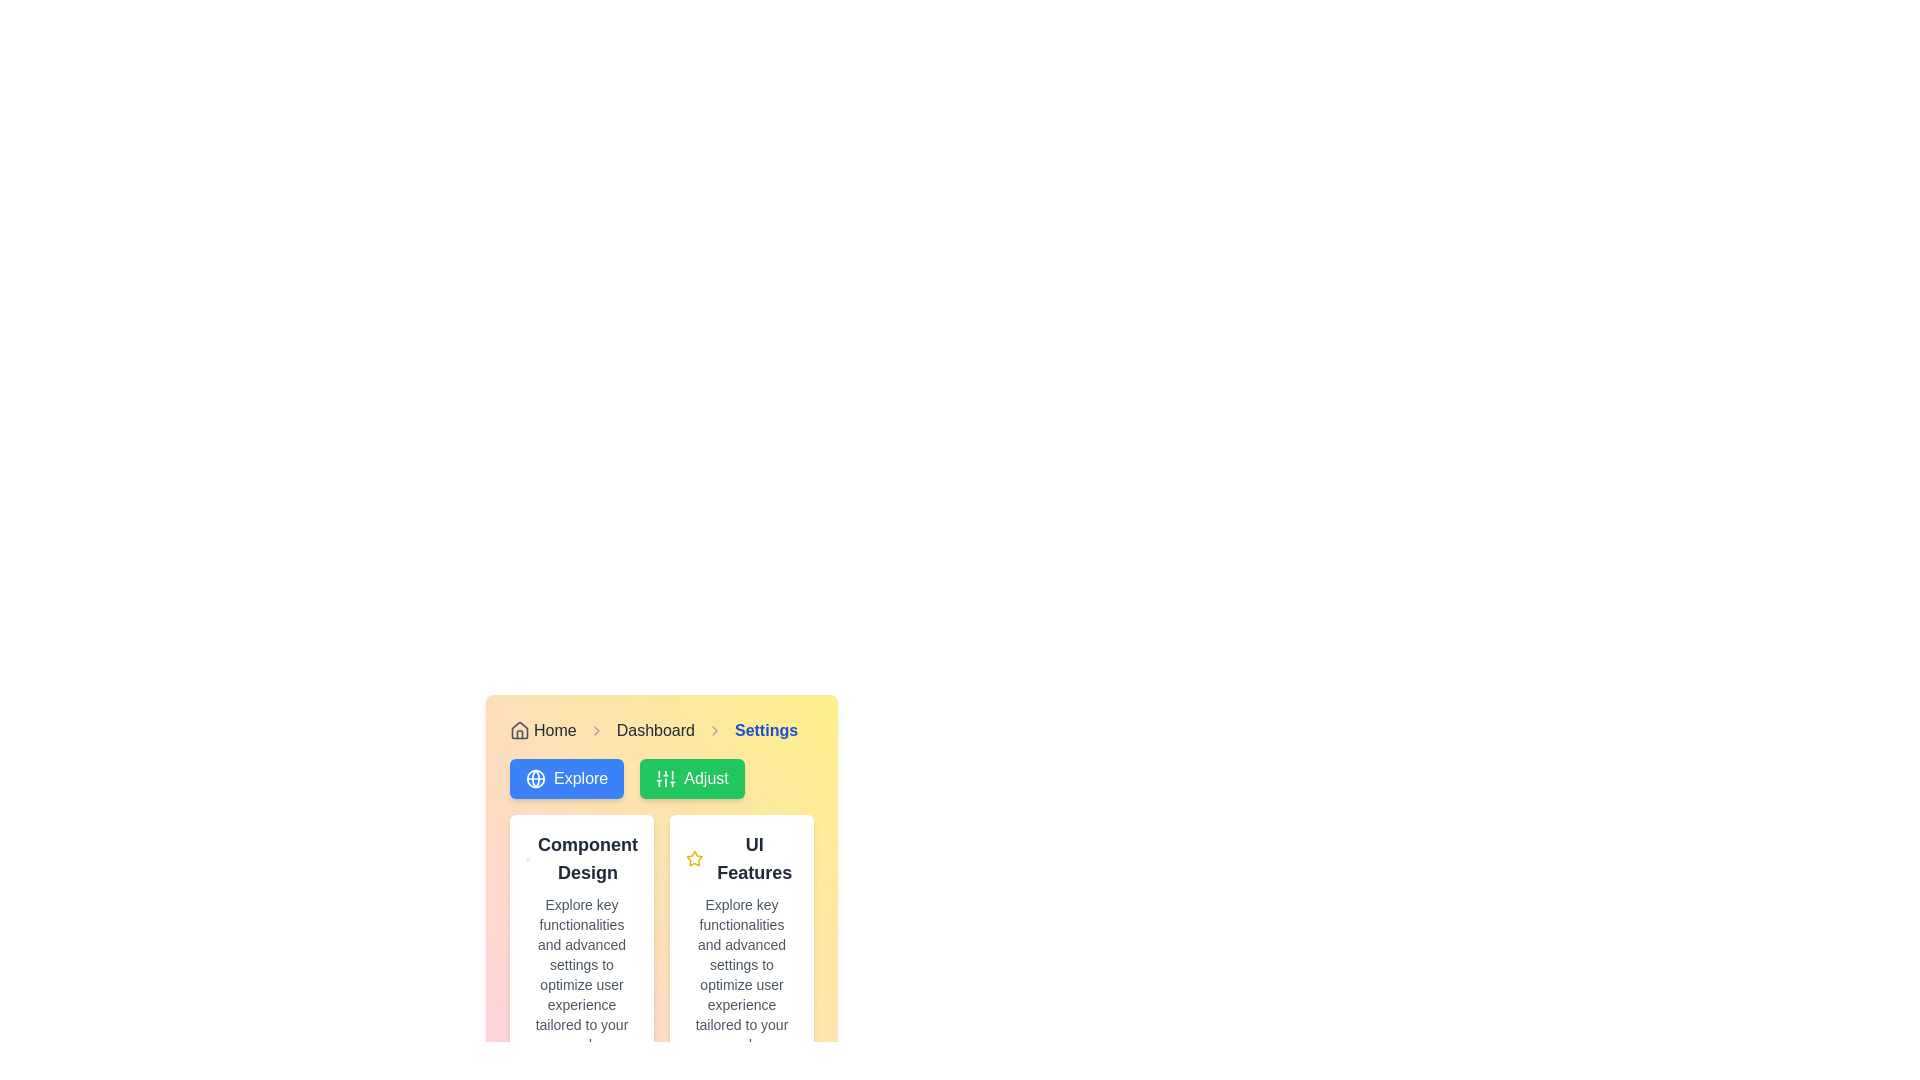 This screenshot has height=1080, width=1920. Describe the element at coordinates (741, 858) in the screenshot. I see `the Text label with an accompanying icon, which serves as the title for the card located in the middle of a three-card layout` at that location.